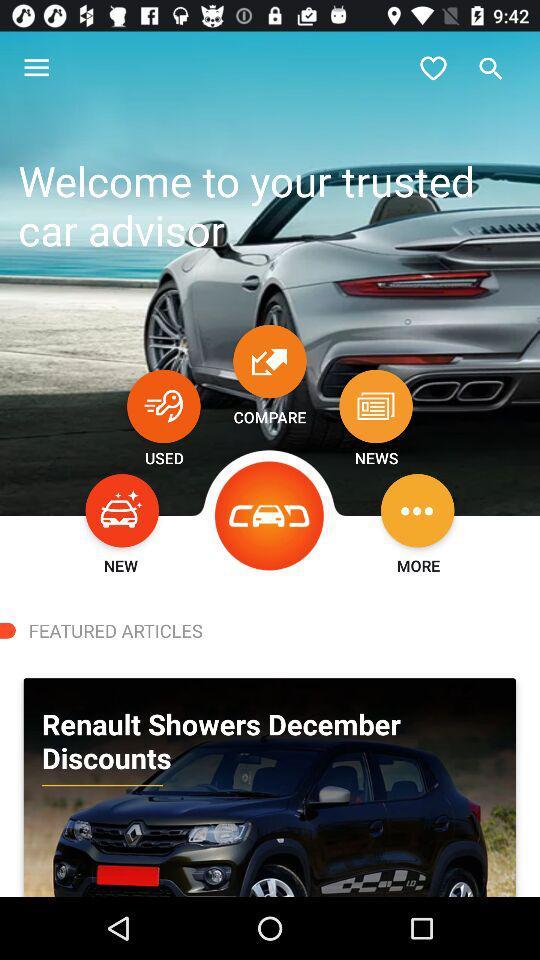 This screenshot has height=960, width=540. I want to click on the icon above the more, so click(416, 509).